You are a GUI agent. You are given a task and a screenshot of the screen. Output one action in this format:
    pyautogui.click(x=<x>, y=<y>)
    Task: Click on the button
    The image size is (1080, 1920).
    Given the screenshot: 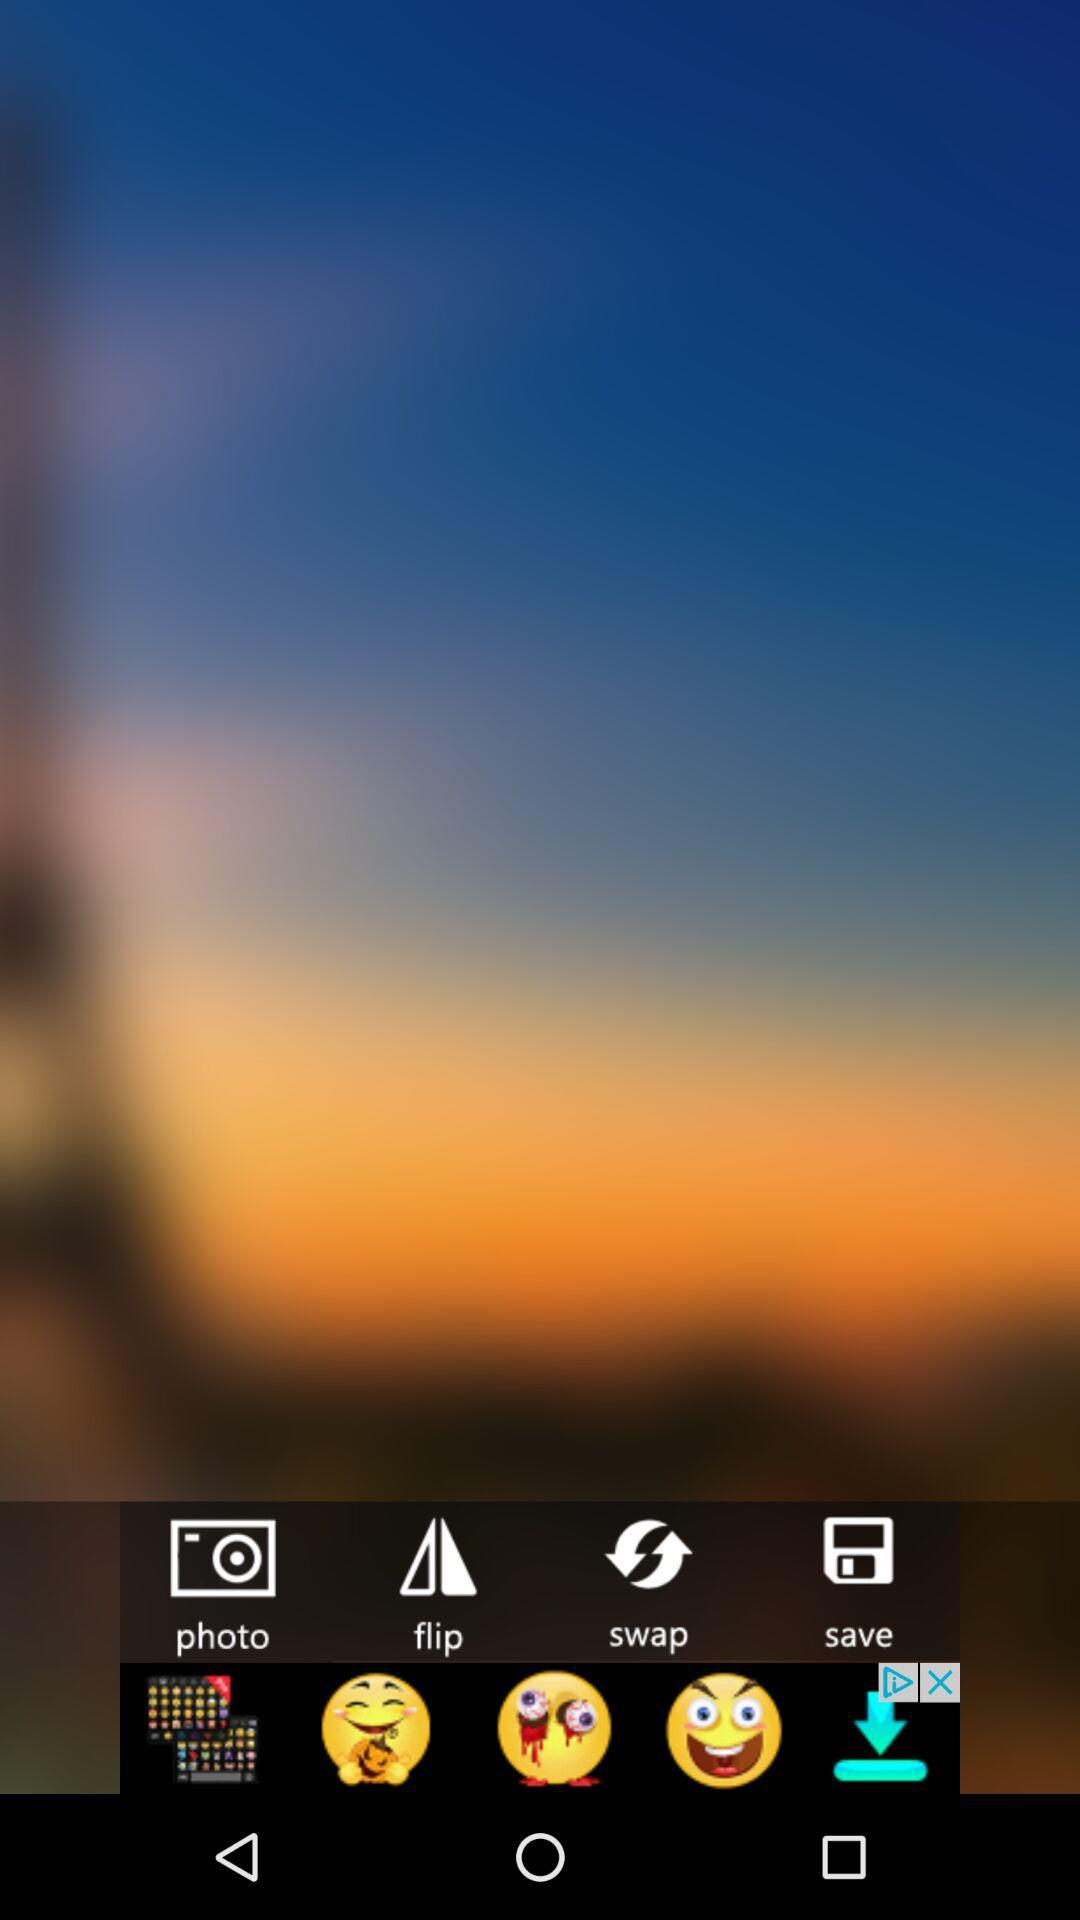 What is the action you would take?
    pyautogui.click(x=855, y=1579)
    